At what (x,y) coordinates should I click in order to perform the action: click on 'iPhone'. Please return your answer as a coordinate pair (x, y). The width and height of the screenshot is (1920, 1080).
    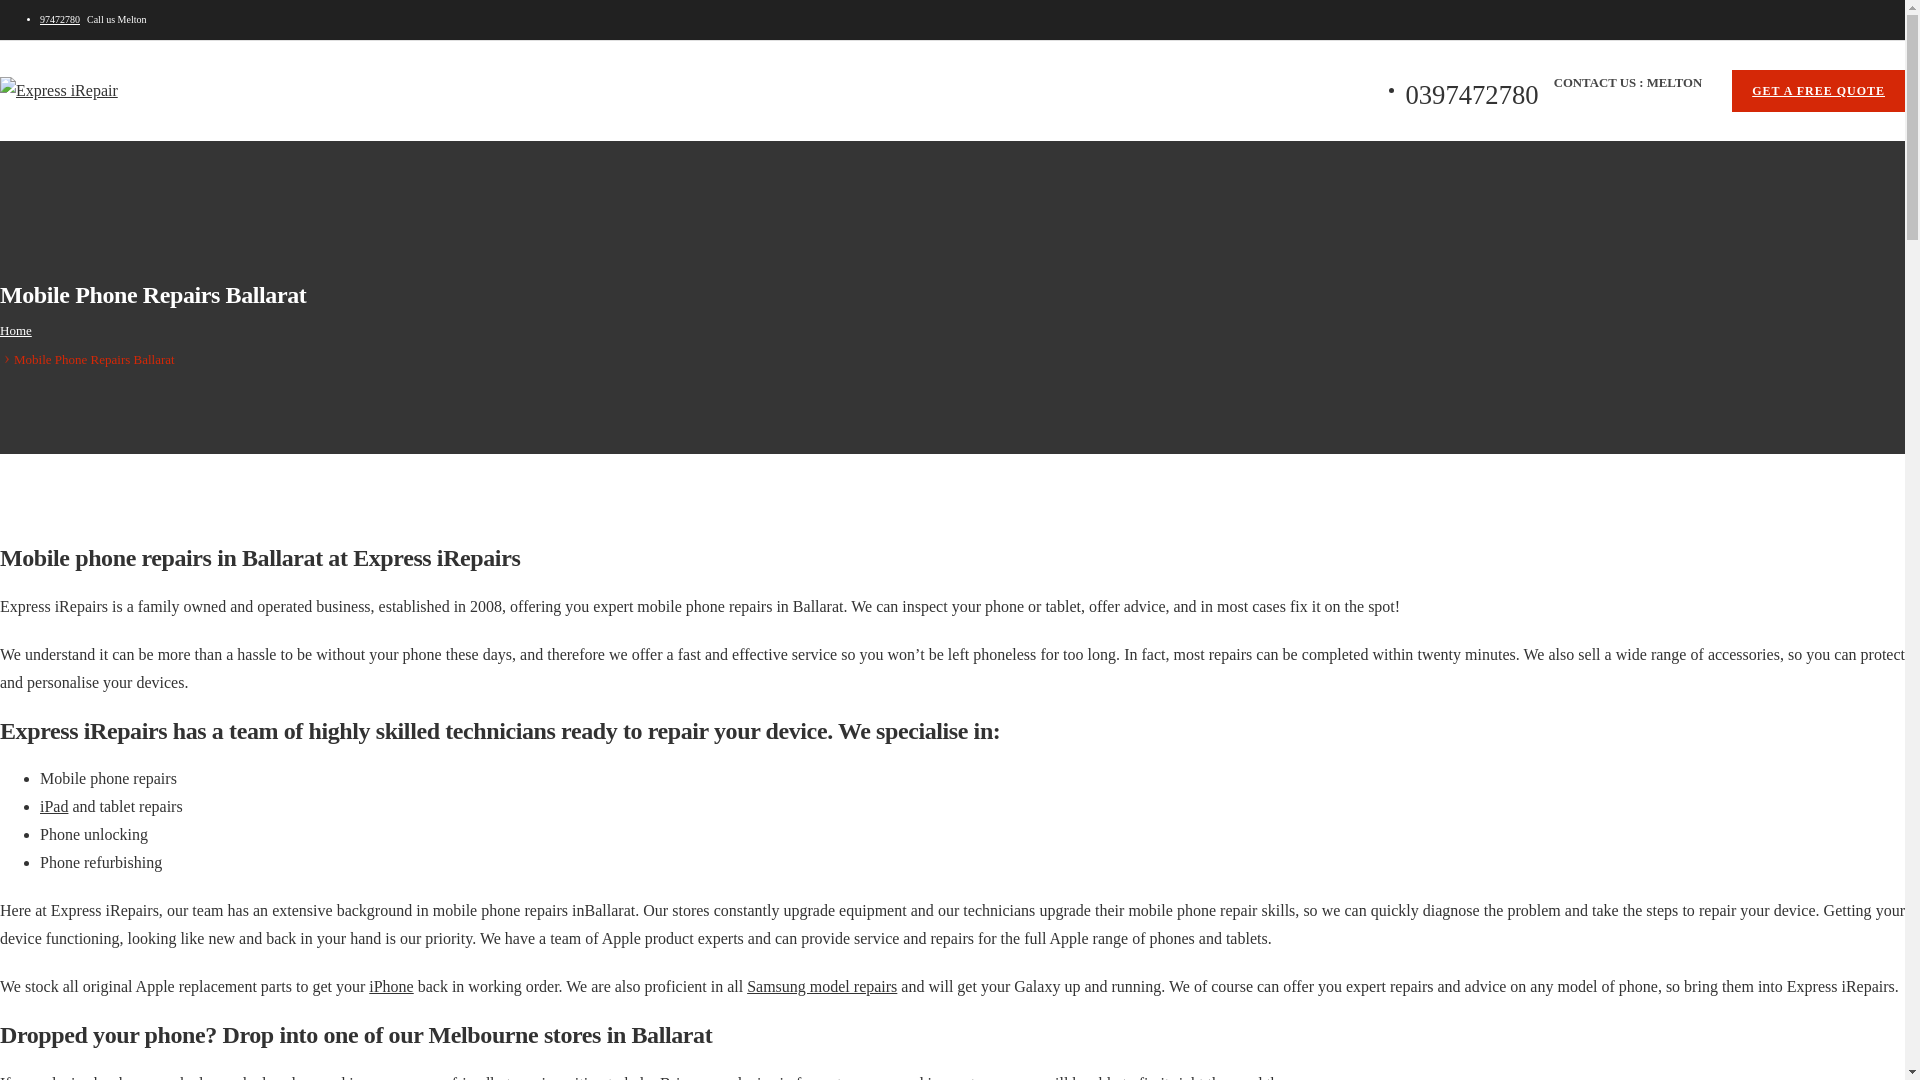
    Looking at the image, I should click on (390, 985).